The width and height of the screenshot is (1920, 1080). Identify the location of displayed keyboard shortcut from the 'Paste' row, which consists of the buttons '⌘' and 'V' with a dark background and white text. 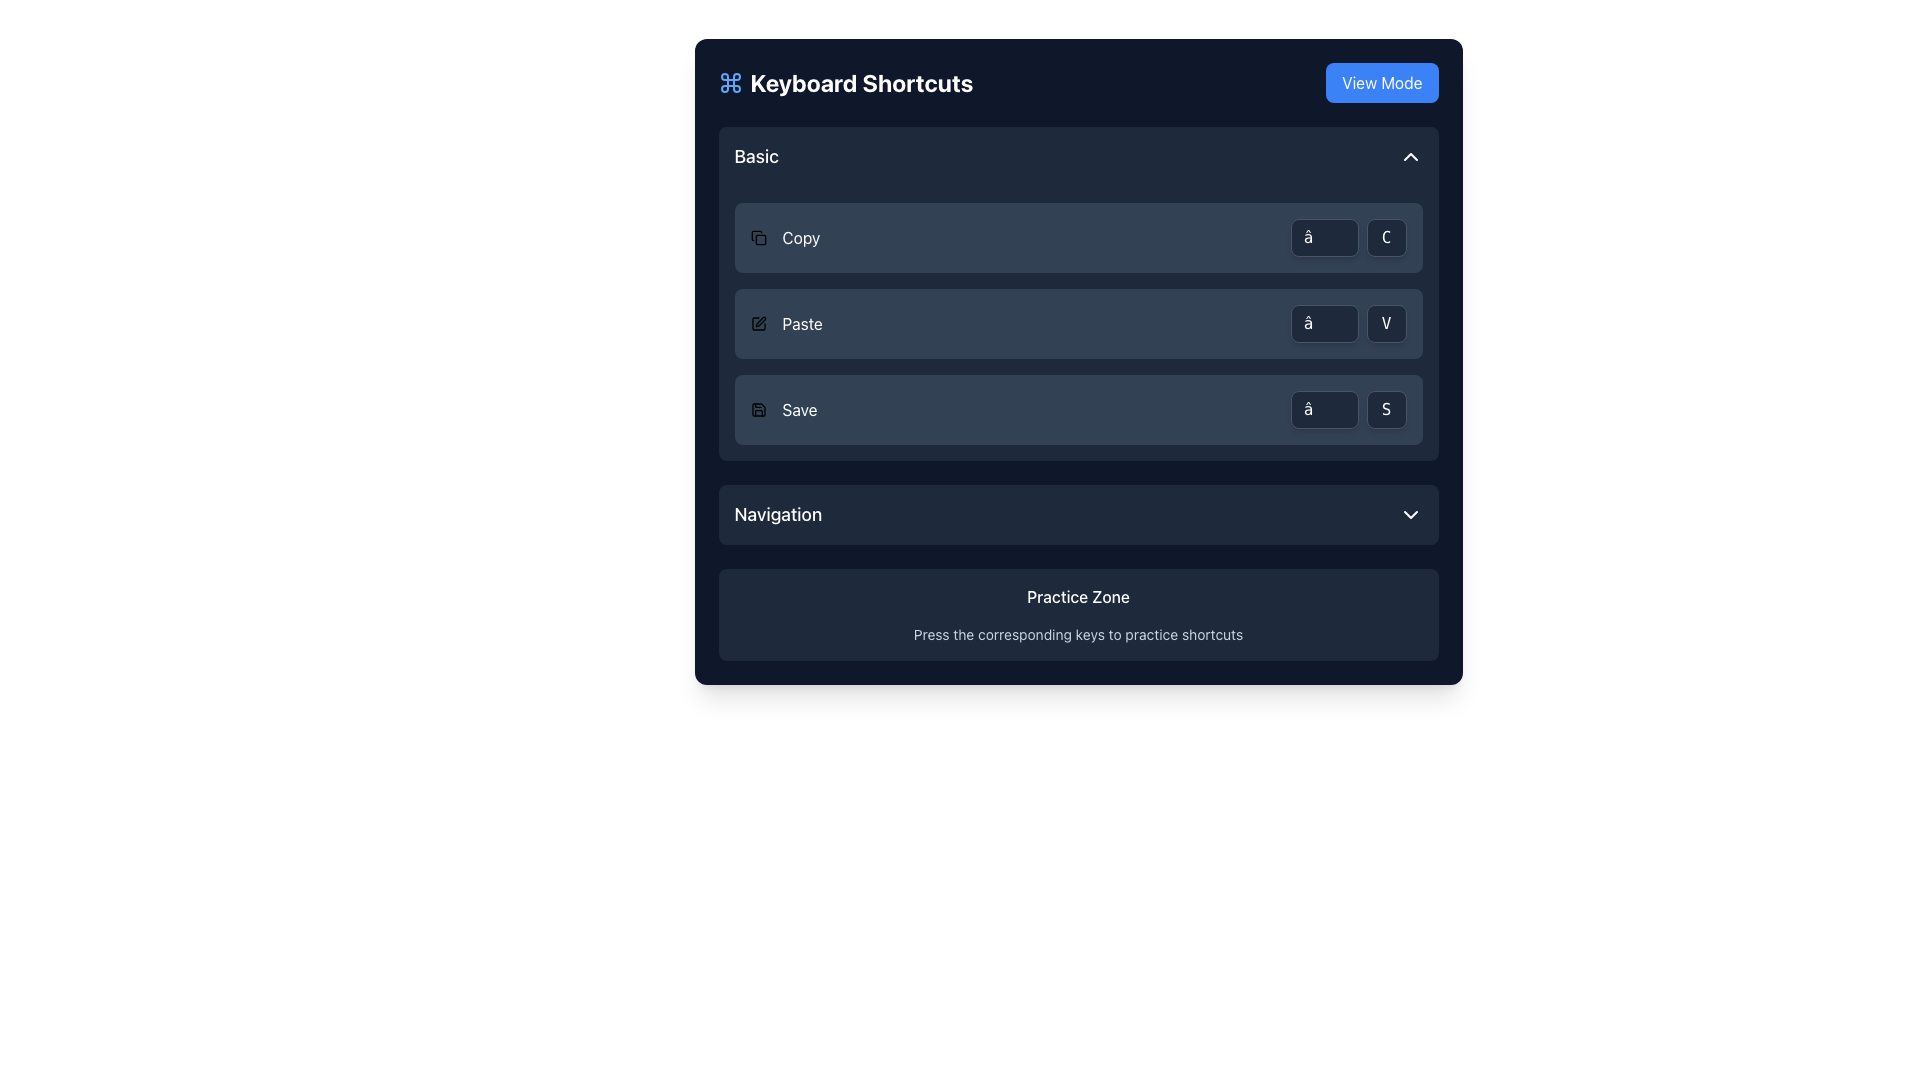
(1348, 323).